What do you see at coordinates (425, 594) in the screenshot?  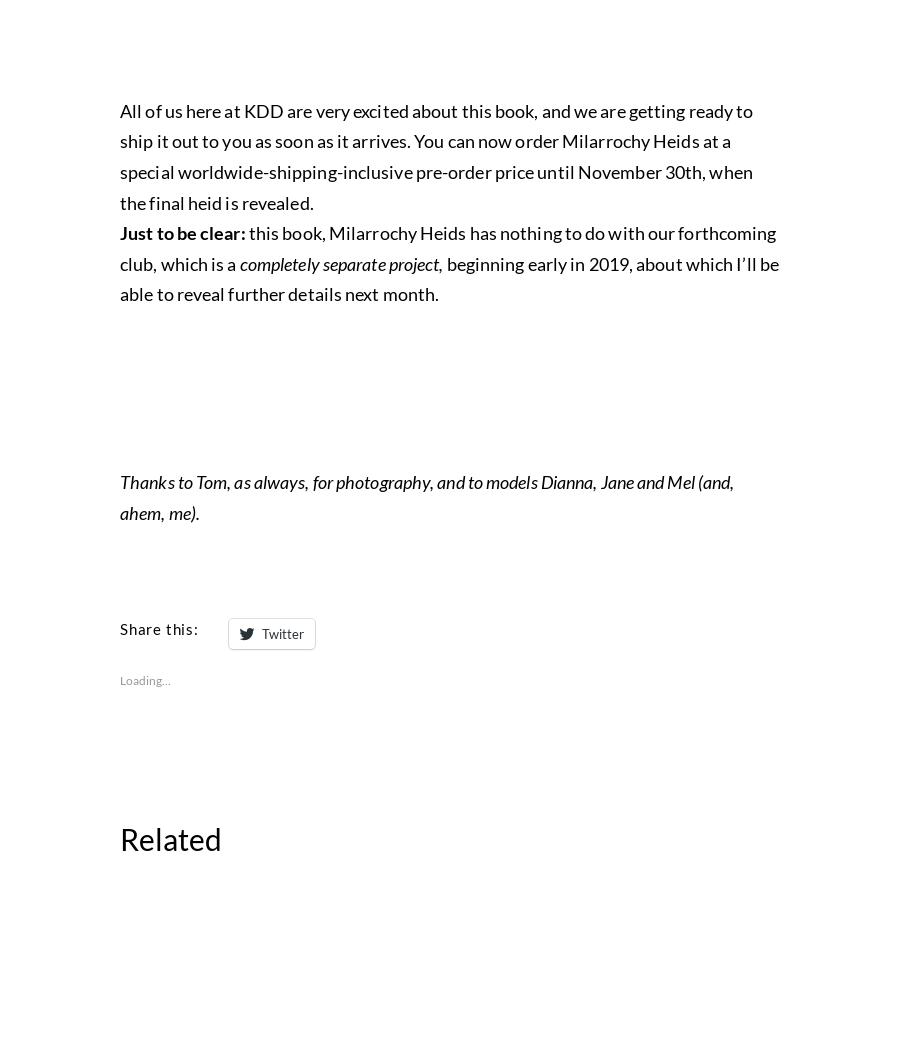 I see `'a special worldwide-shipping-inclusive pre-order price'` at bounding box center [425, 594].